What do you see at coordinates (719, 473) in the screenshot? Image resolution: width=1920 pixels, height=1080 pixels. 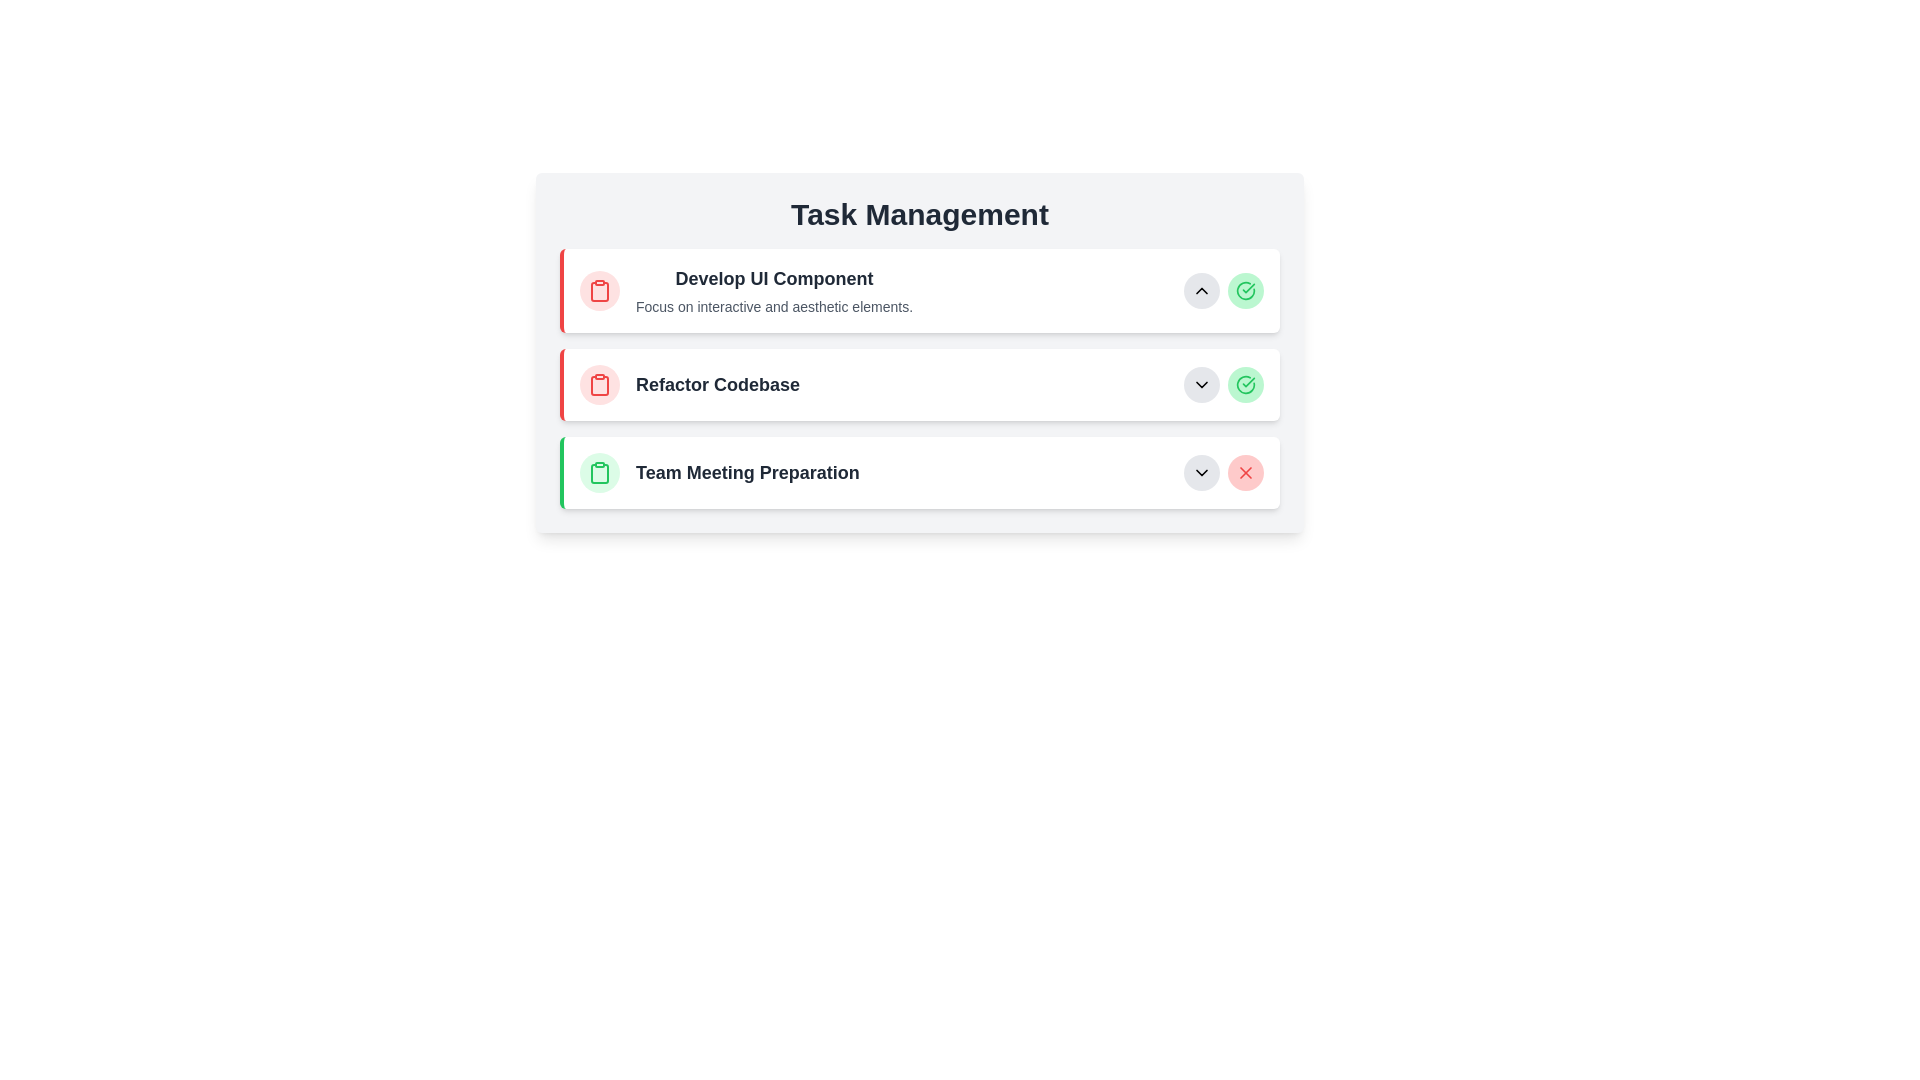 I see `the task list item titled 'Team Meeting Preparation', which features a green circle with a clipboard icon` at bounding box center [719, 473].